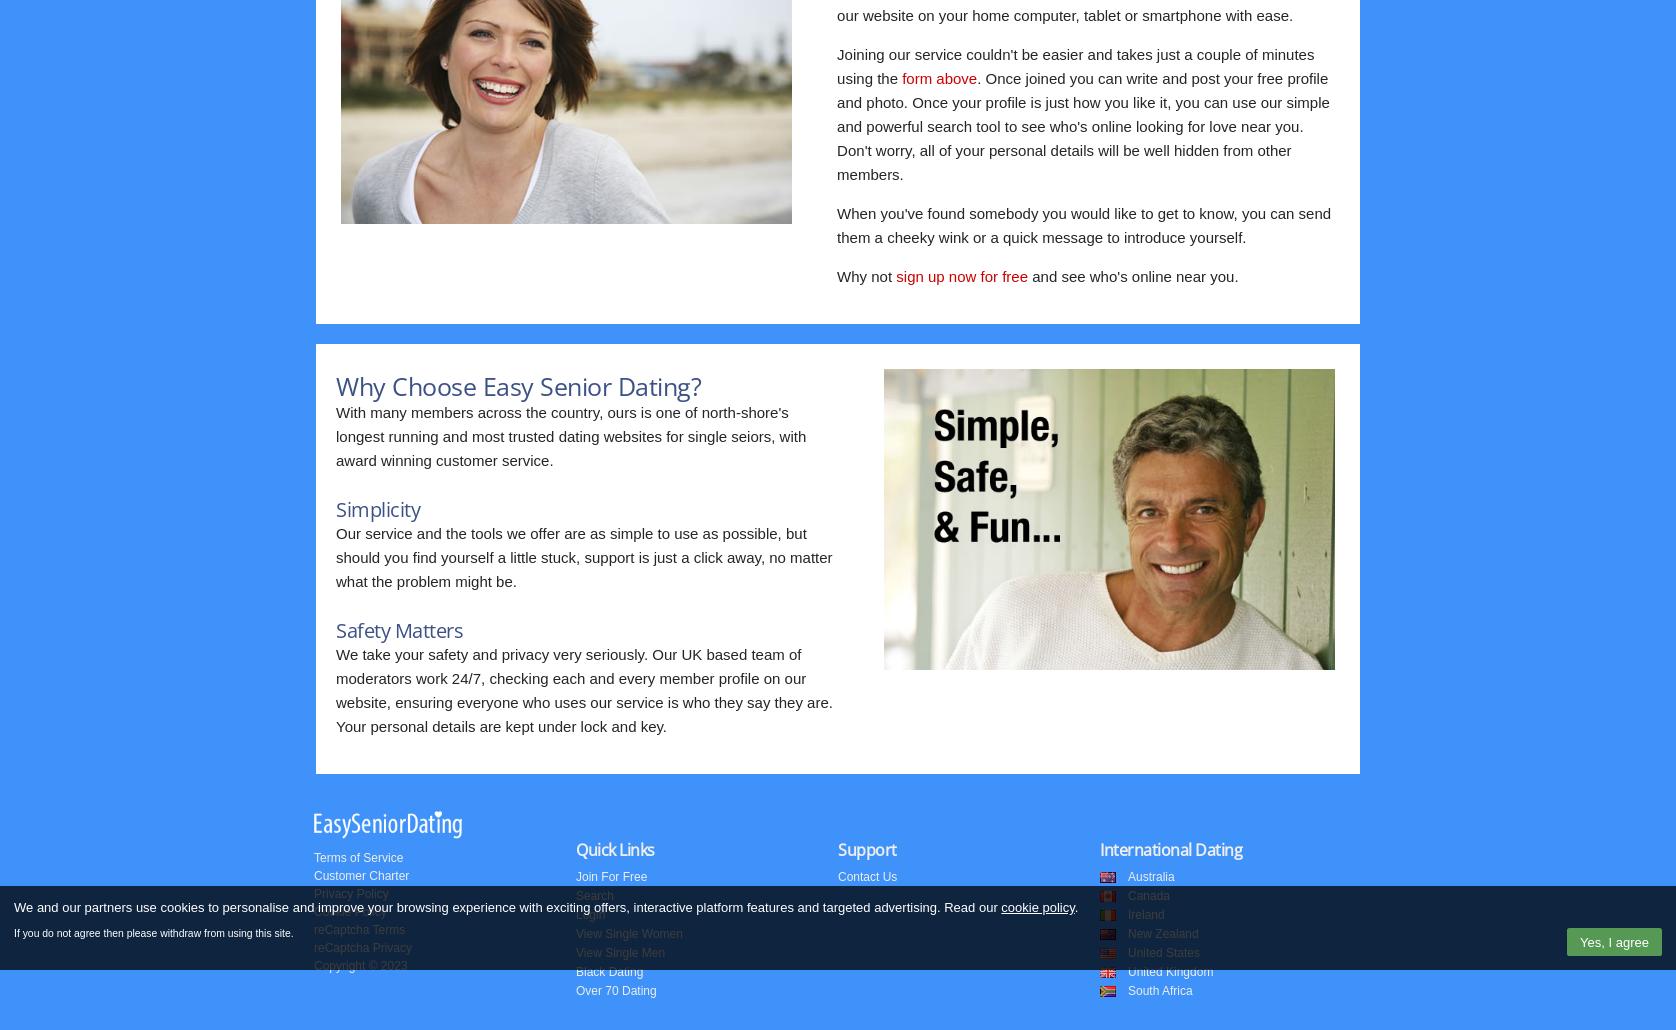 The image size is (1676, 1030). What do you see at coordinates (1655, 887) in the screenshot?
I see `'Top'` at bounding box center [1655, 887].